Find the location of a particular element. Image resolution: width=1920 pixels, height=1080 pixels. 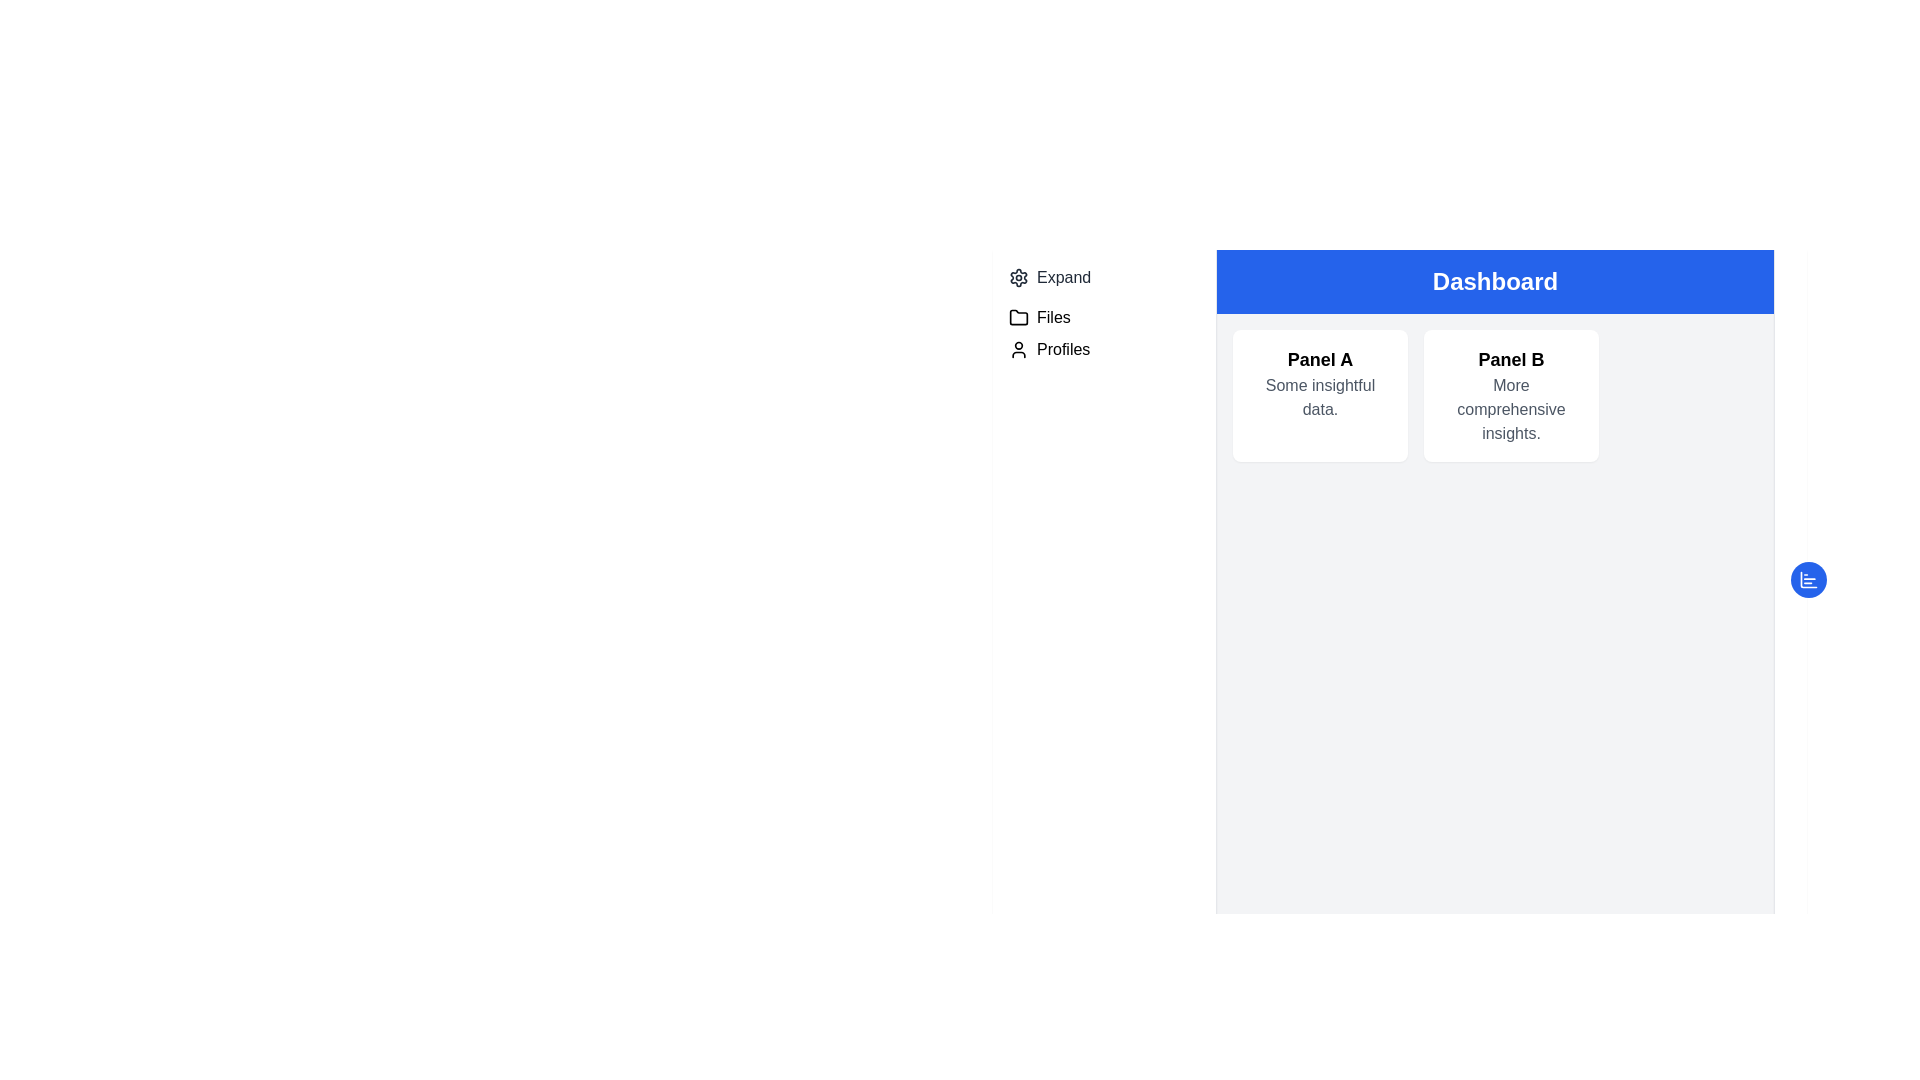

the static text label reading 'More comprehensive insights.' which is styled in gray and located under the bold title 'Panel B' in a white panel with rounded corners is located at coordinates (1511, 408).